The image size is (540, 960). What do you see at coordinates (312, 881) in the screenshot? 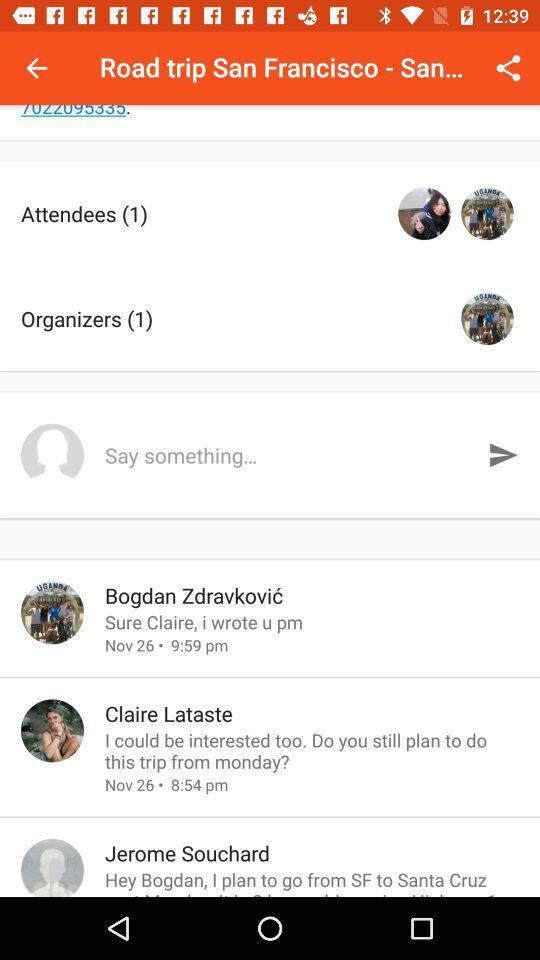
I see `icon below the jerome souchard item` at bounding box center [312, 881].